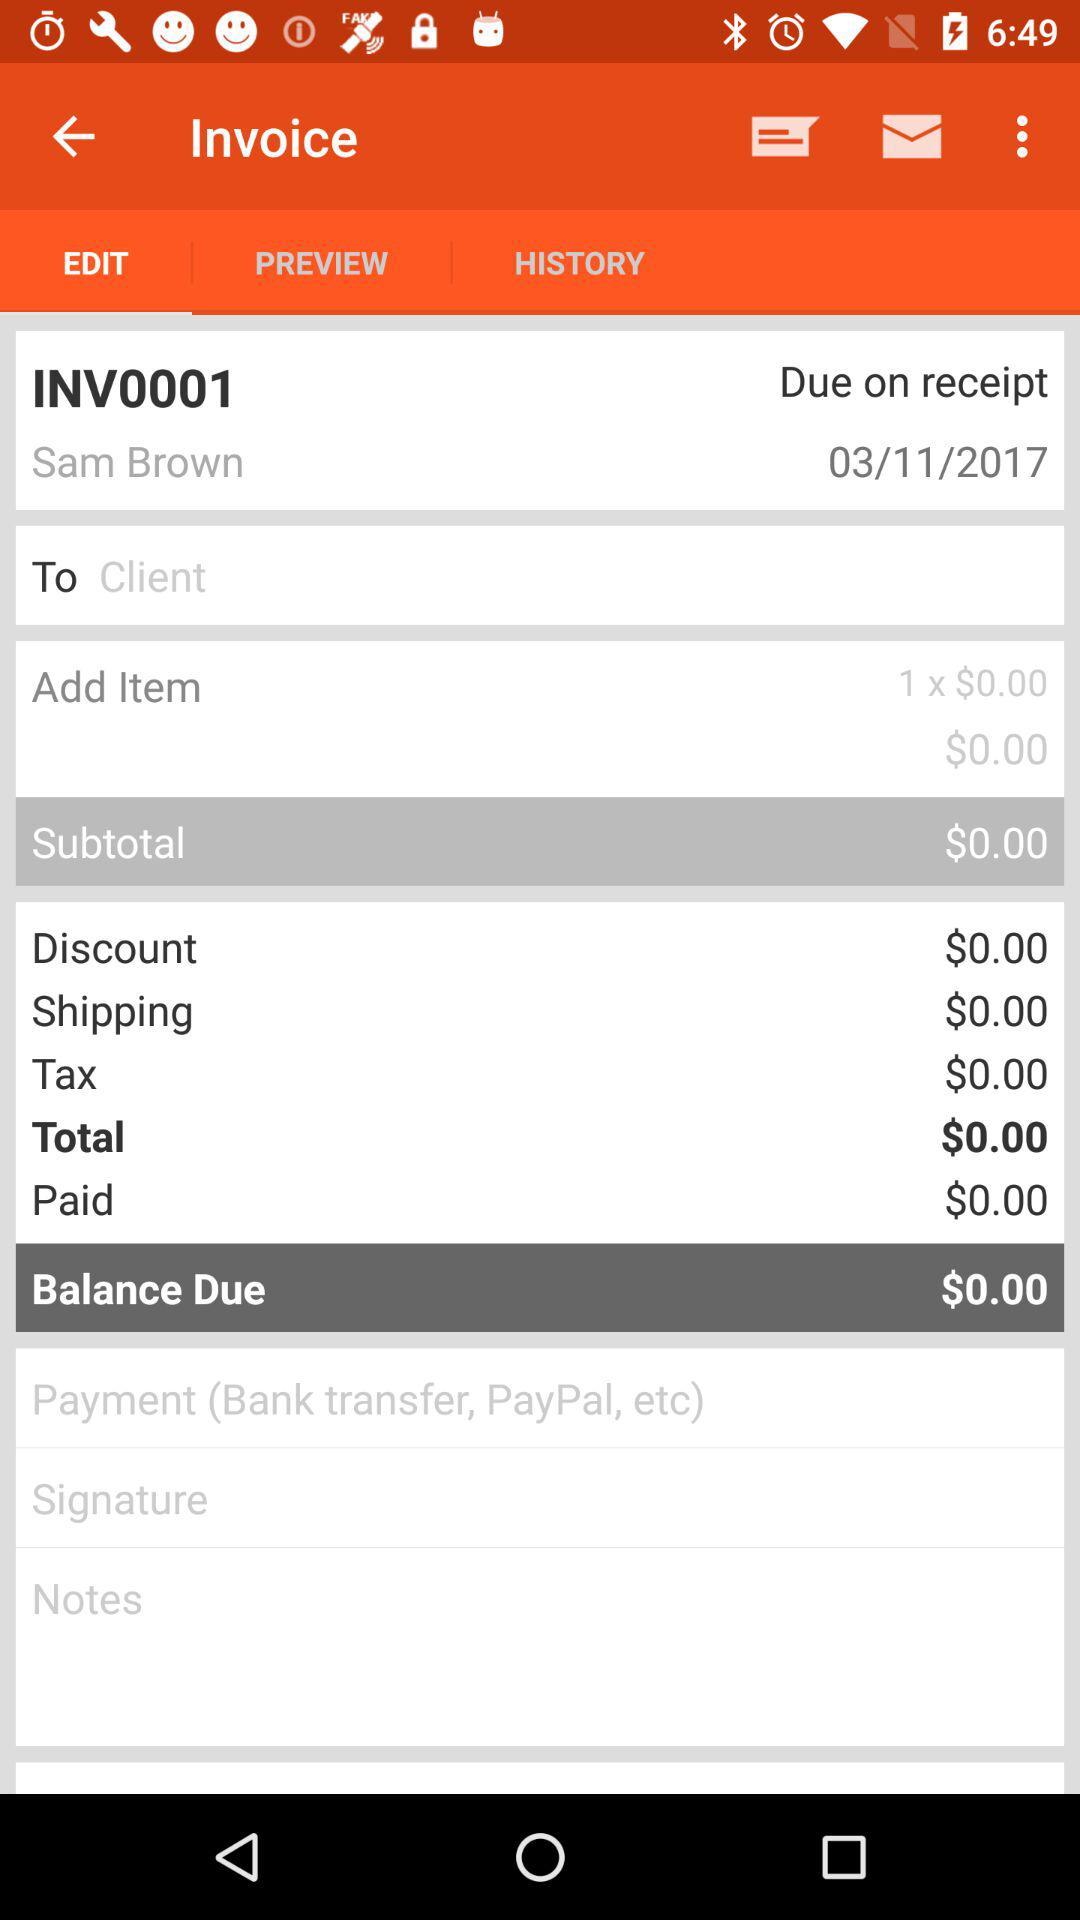  I want to click on history item, so click(579, 261).